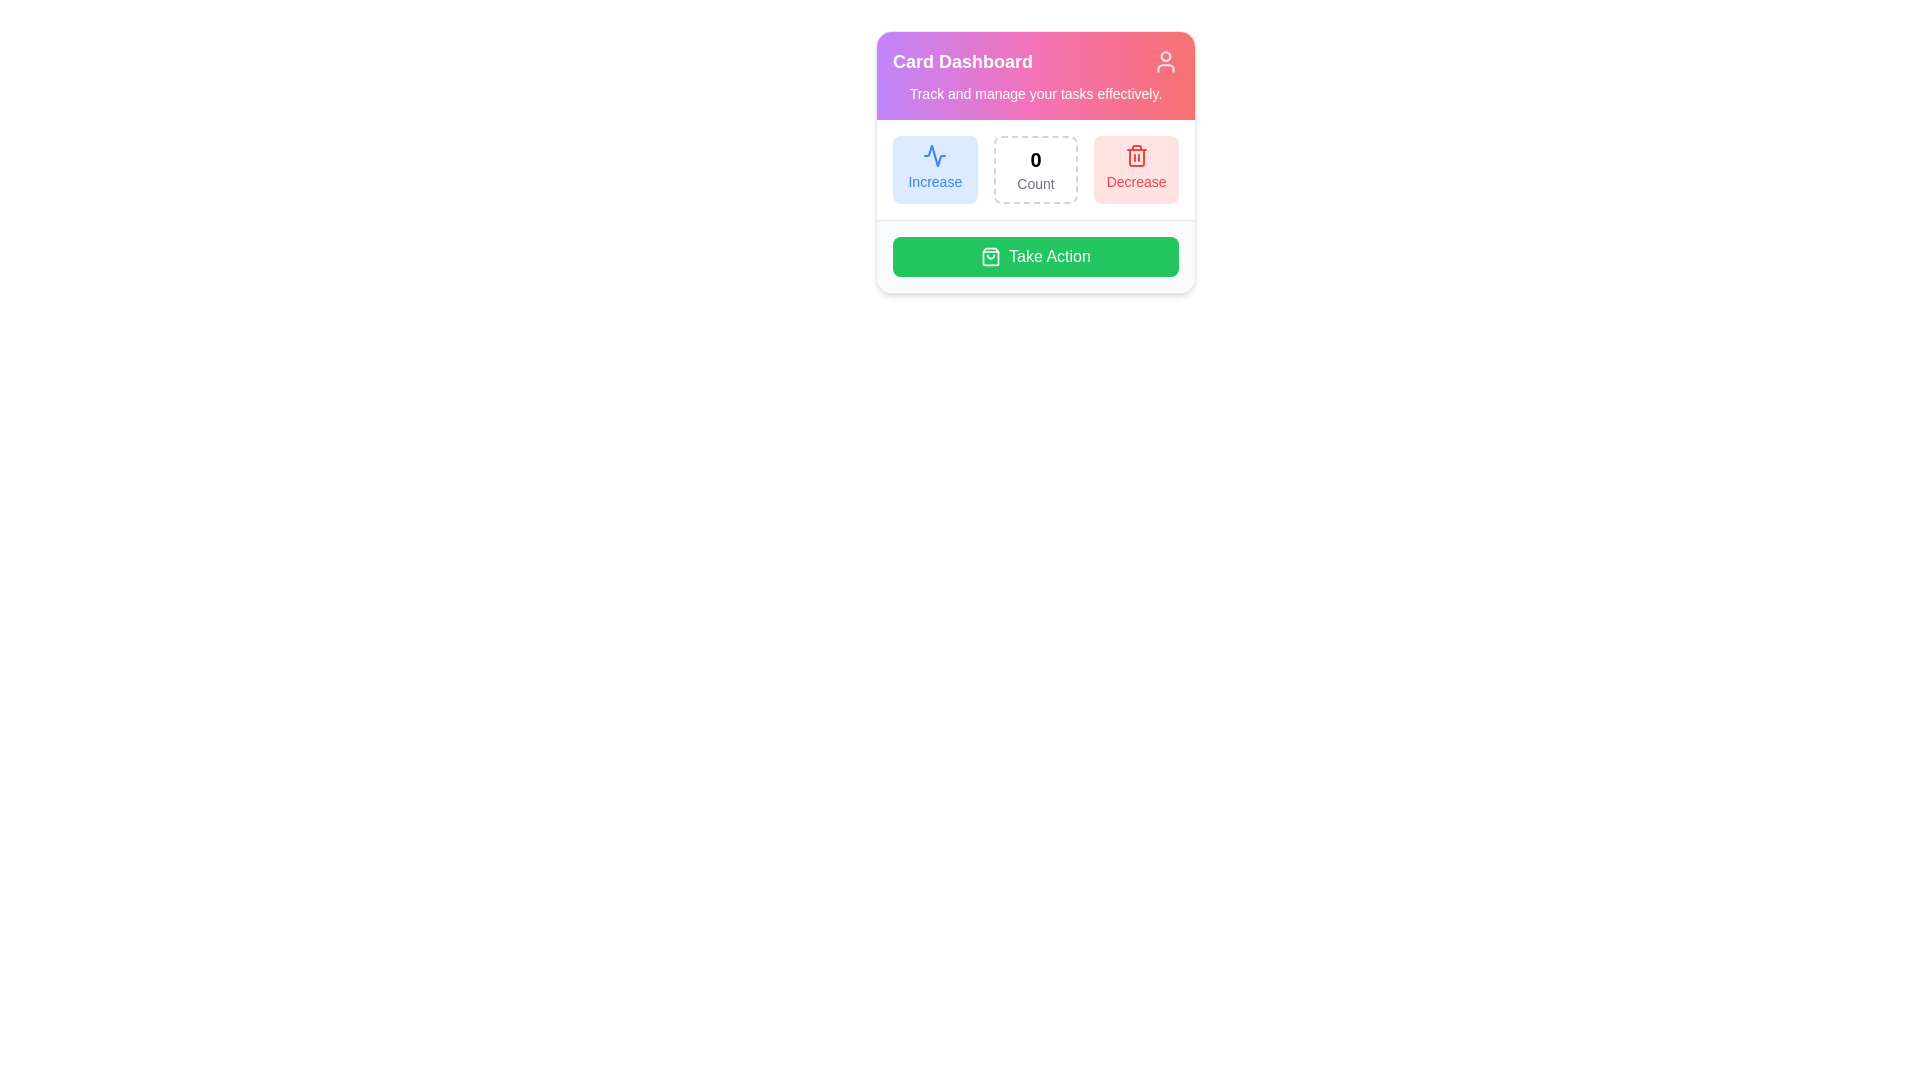 The image size is (1920, 1080). I want to click on the orange trash bin icon located in the top right corner of the interface card, so click(1136, 157).